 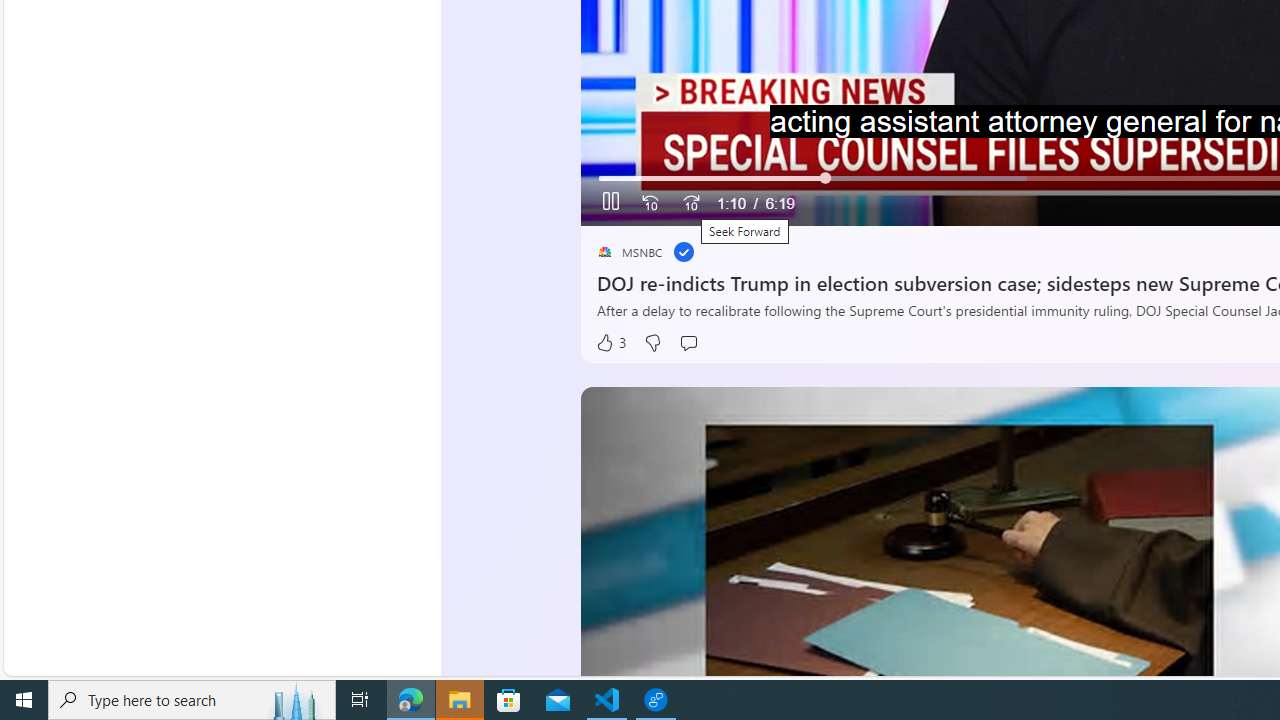 I want to click on 'Start the conversation', so click(x=688, y=342).